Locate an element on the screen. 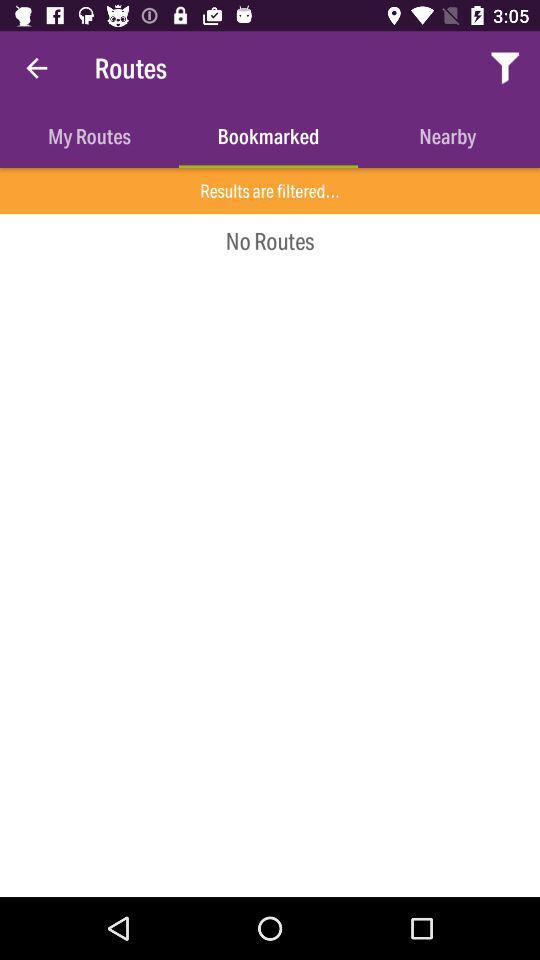 Image resolution: width=540 pixels, height=960 pixels. the item to the left of the routes icon is located at coordinates (36, 68).